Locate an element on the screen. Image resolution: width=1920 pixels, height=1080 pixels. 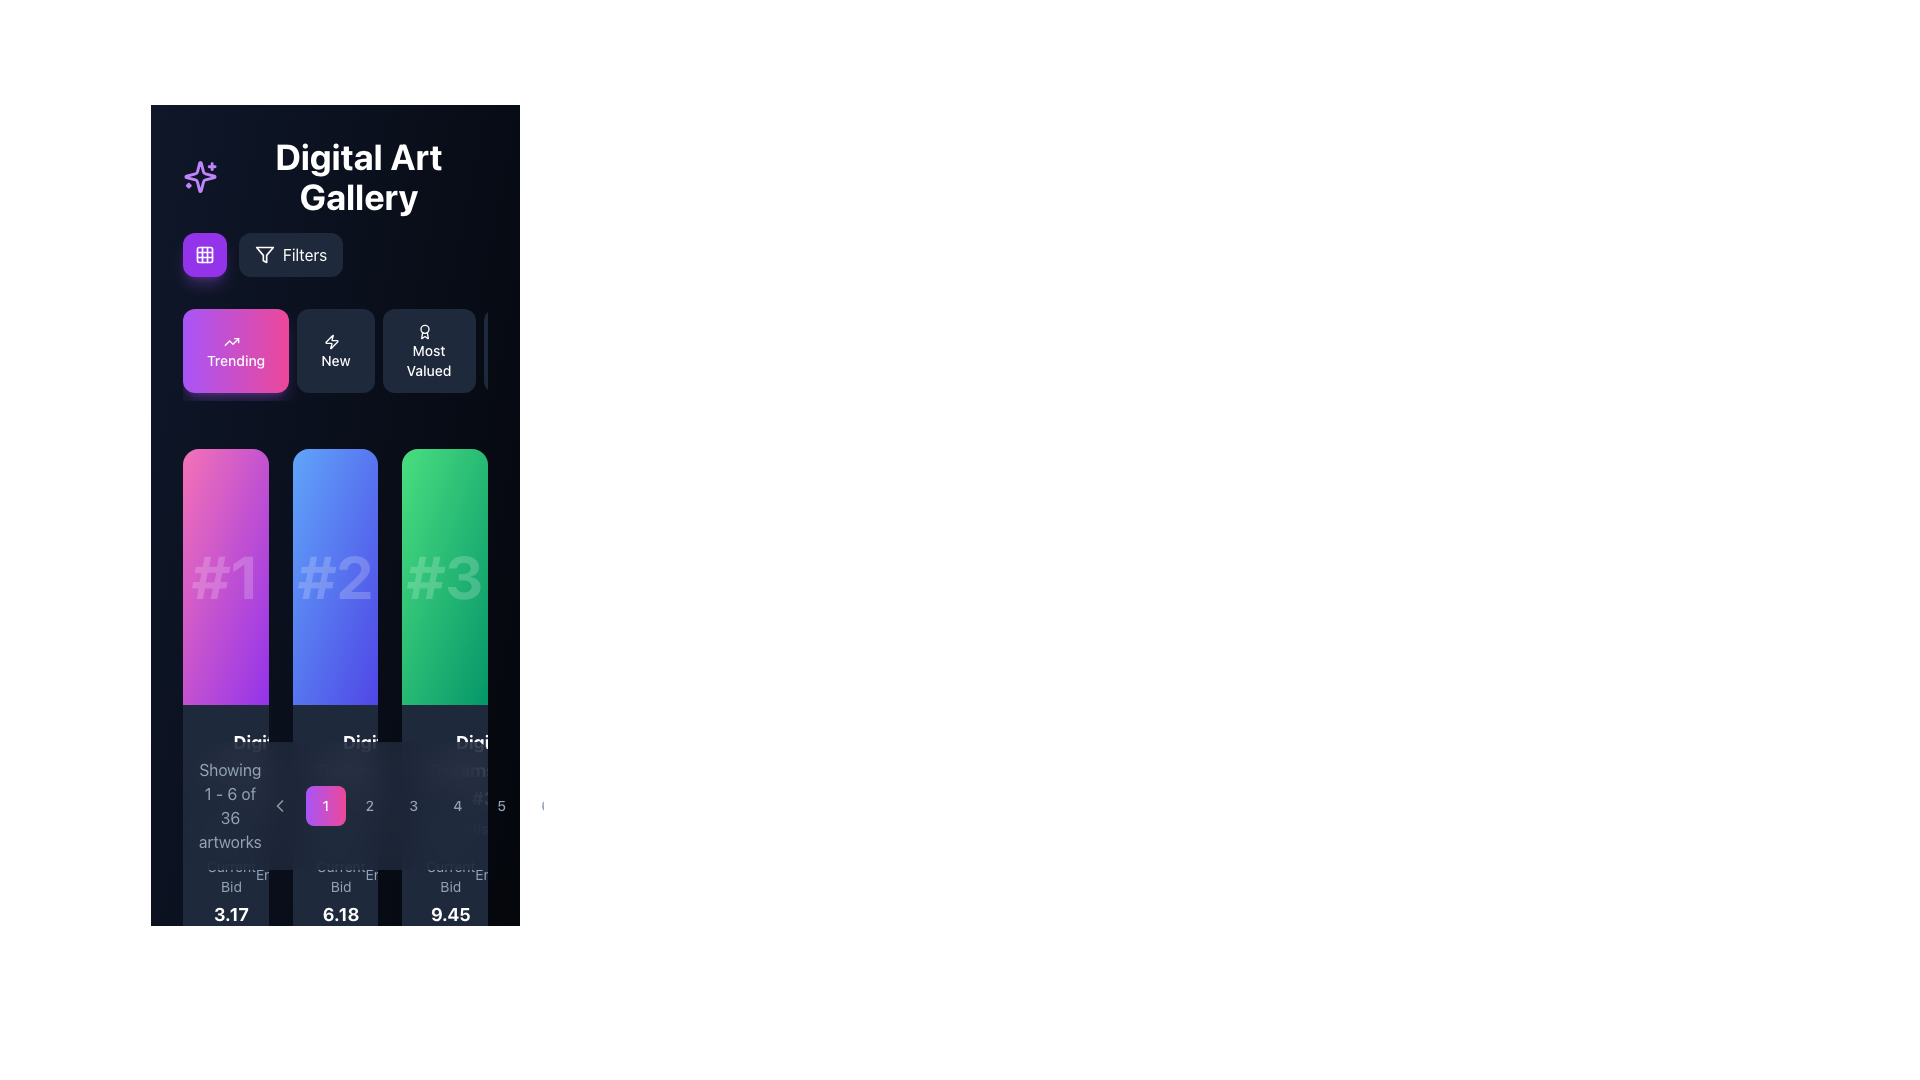
the square button displaying the numeral '3' is located at coordinates (412, 805).